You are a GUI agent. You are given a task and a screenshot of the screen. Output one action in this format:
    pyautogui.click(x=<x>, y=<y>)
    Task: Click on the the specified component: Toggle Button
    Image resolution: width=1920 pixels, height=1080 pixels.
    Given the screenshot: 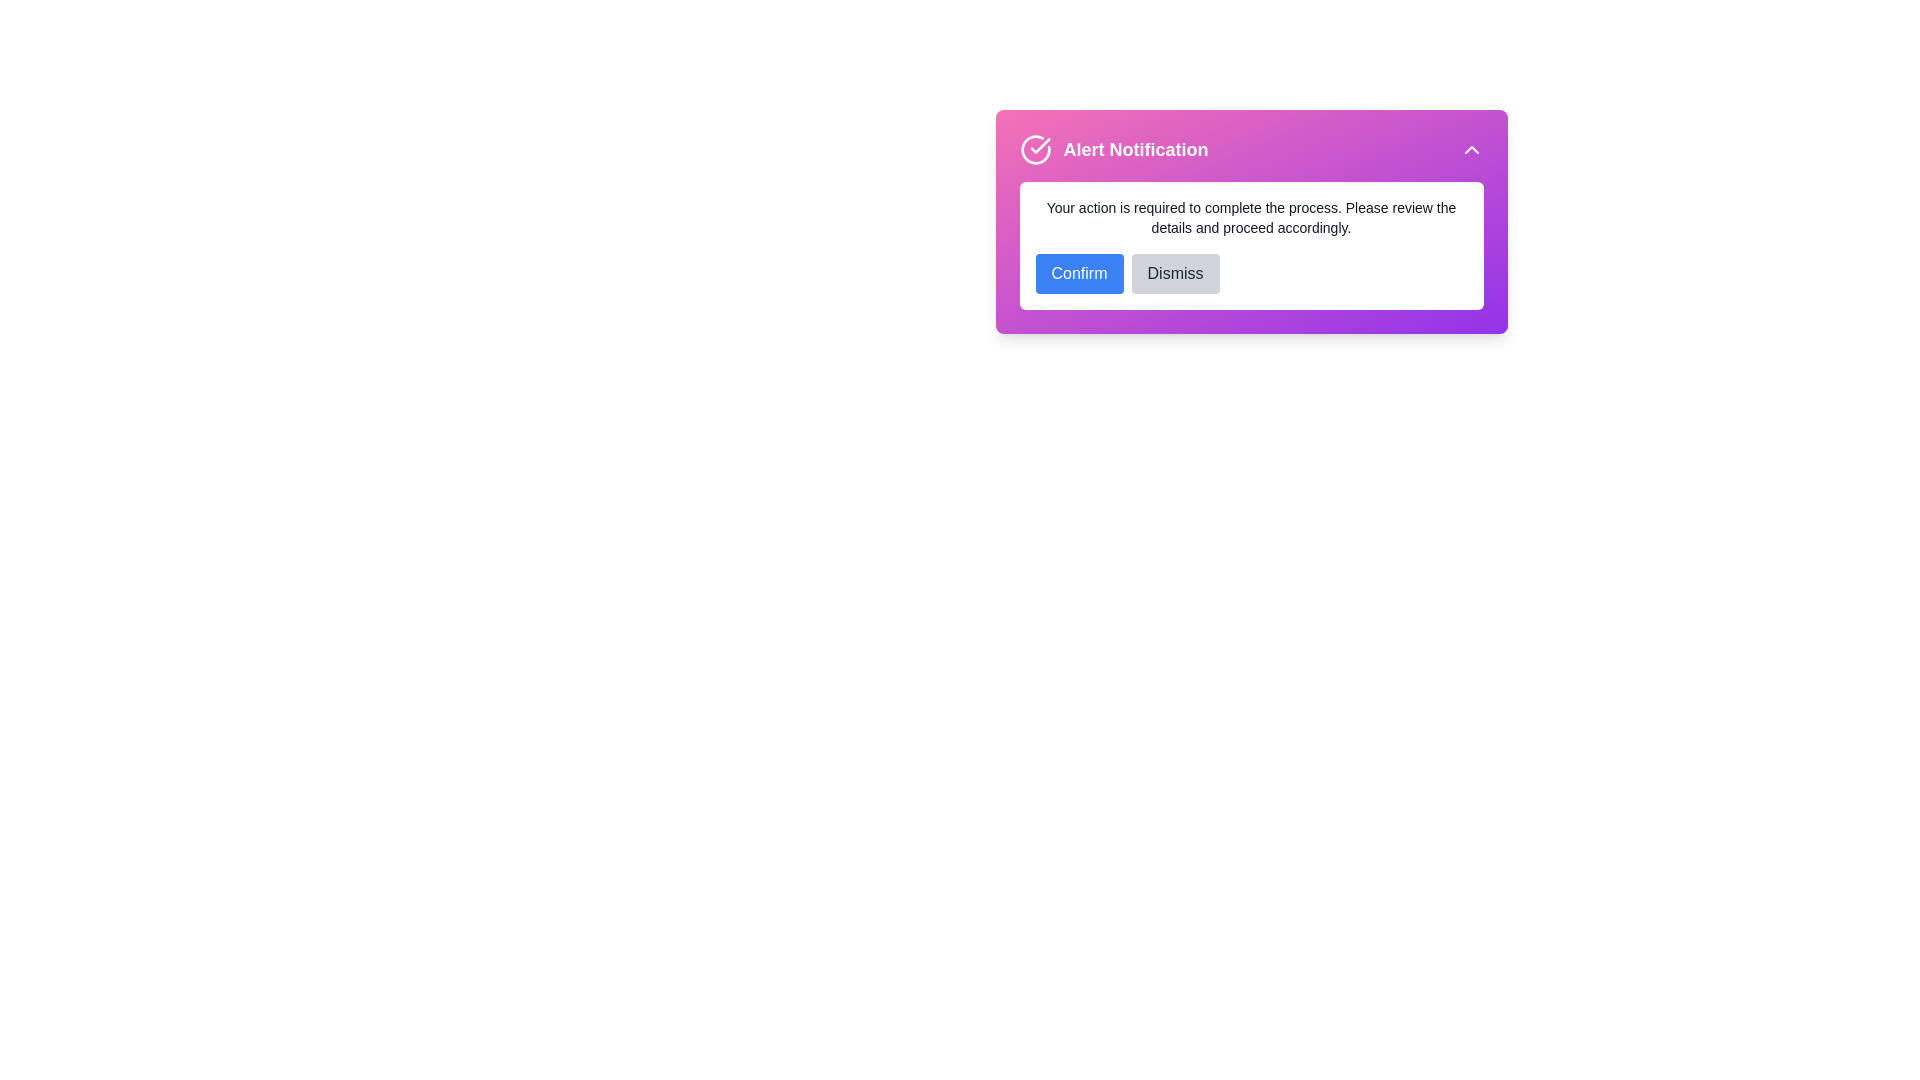 What is the action you would take?
    pyautogui.click(x=1471, y=149)
    